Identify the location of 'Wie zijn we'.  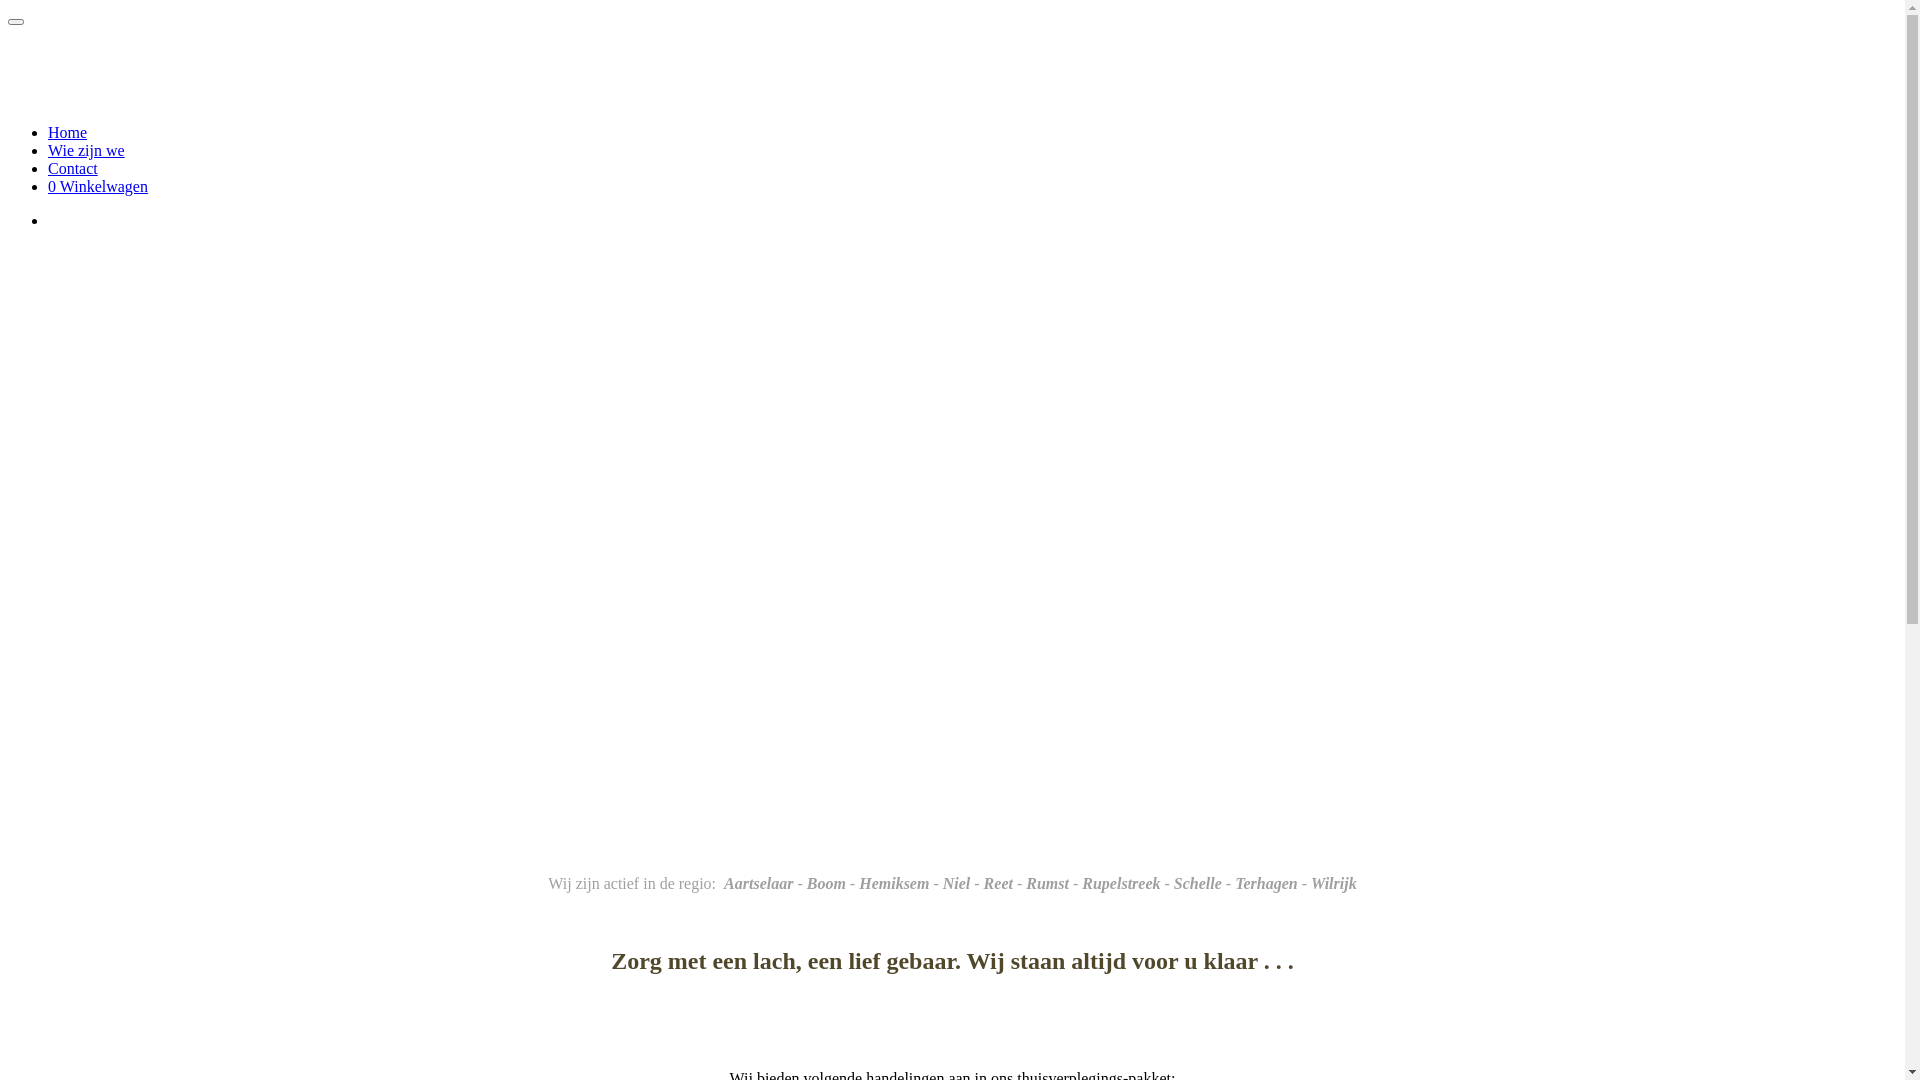
(85, 149).